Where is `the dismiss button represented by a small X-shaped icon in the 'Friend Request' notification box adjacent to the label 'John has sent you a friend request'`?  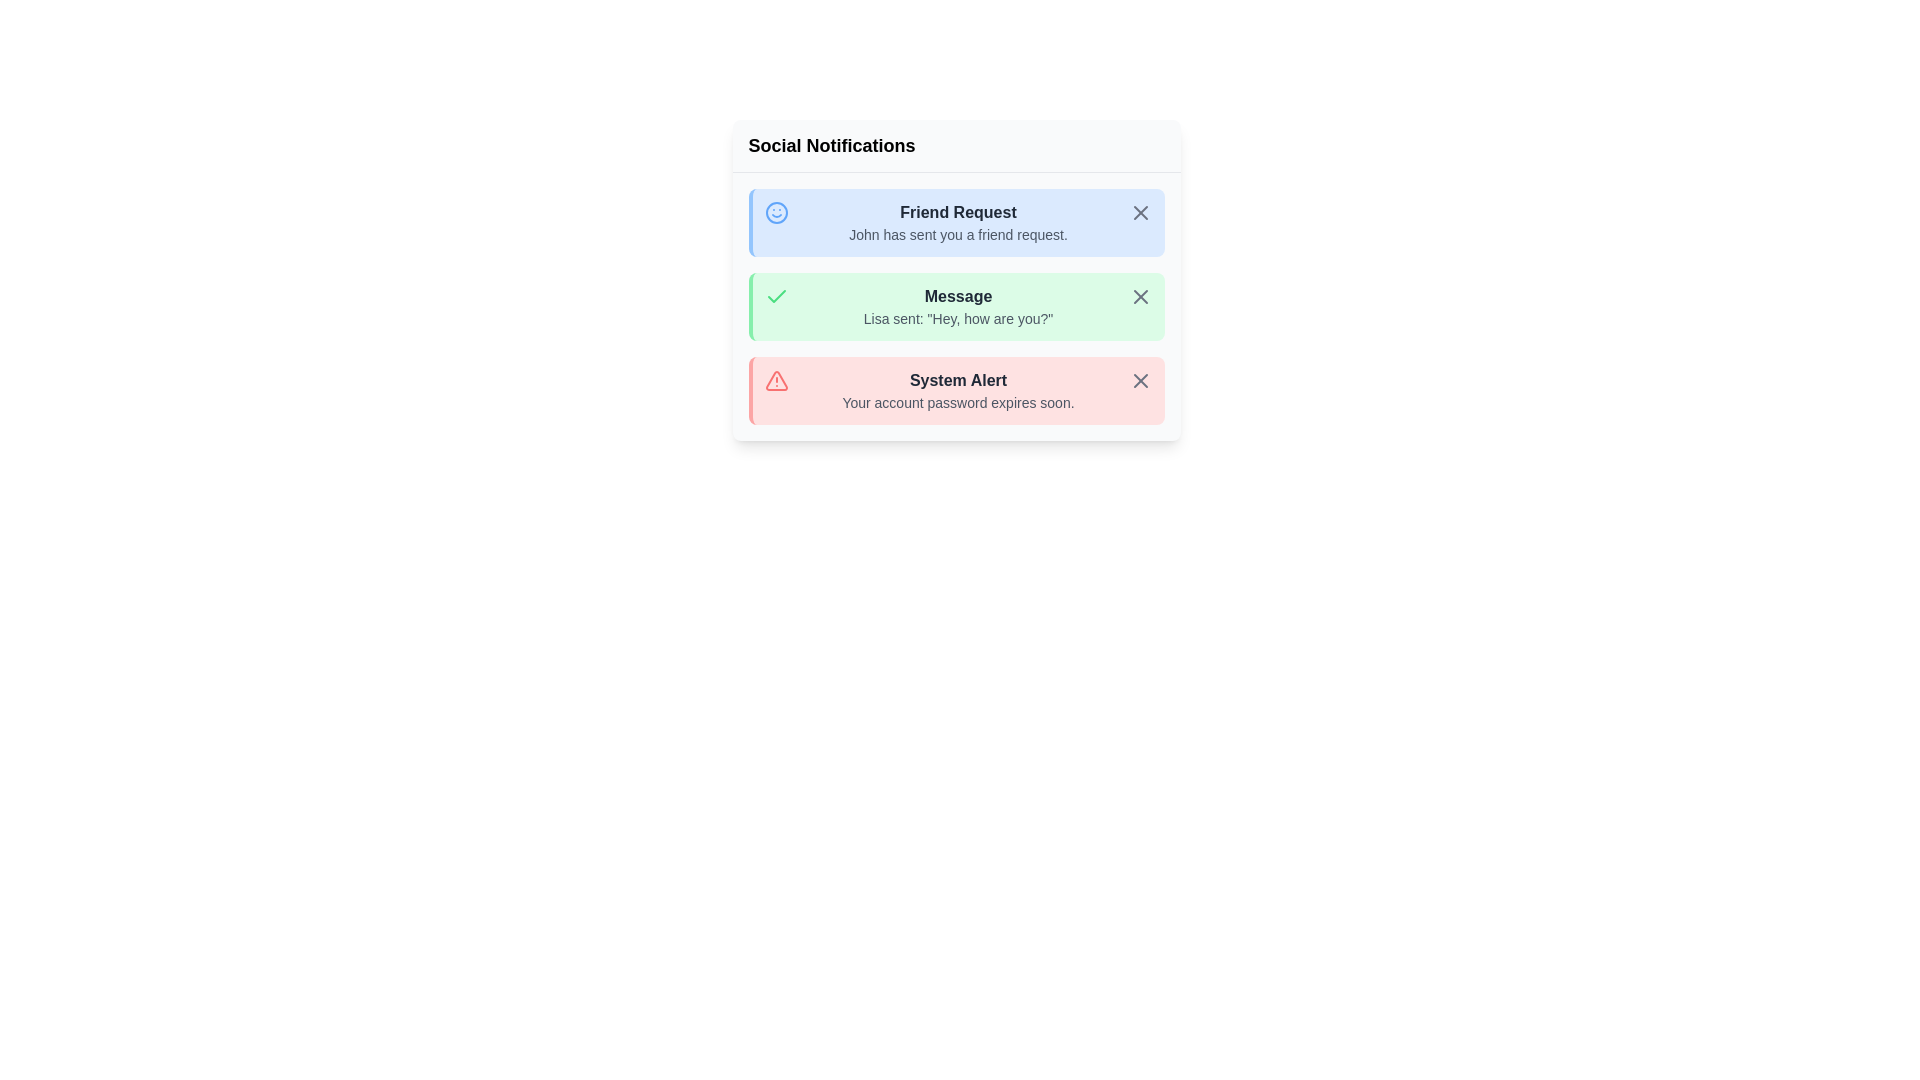 the dismiss button represented by a small X-shaped icon in the 'Friend Request' notification box adjacent to the label 'John has sent you a friend request' is located at coordinates (1140, 212).